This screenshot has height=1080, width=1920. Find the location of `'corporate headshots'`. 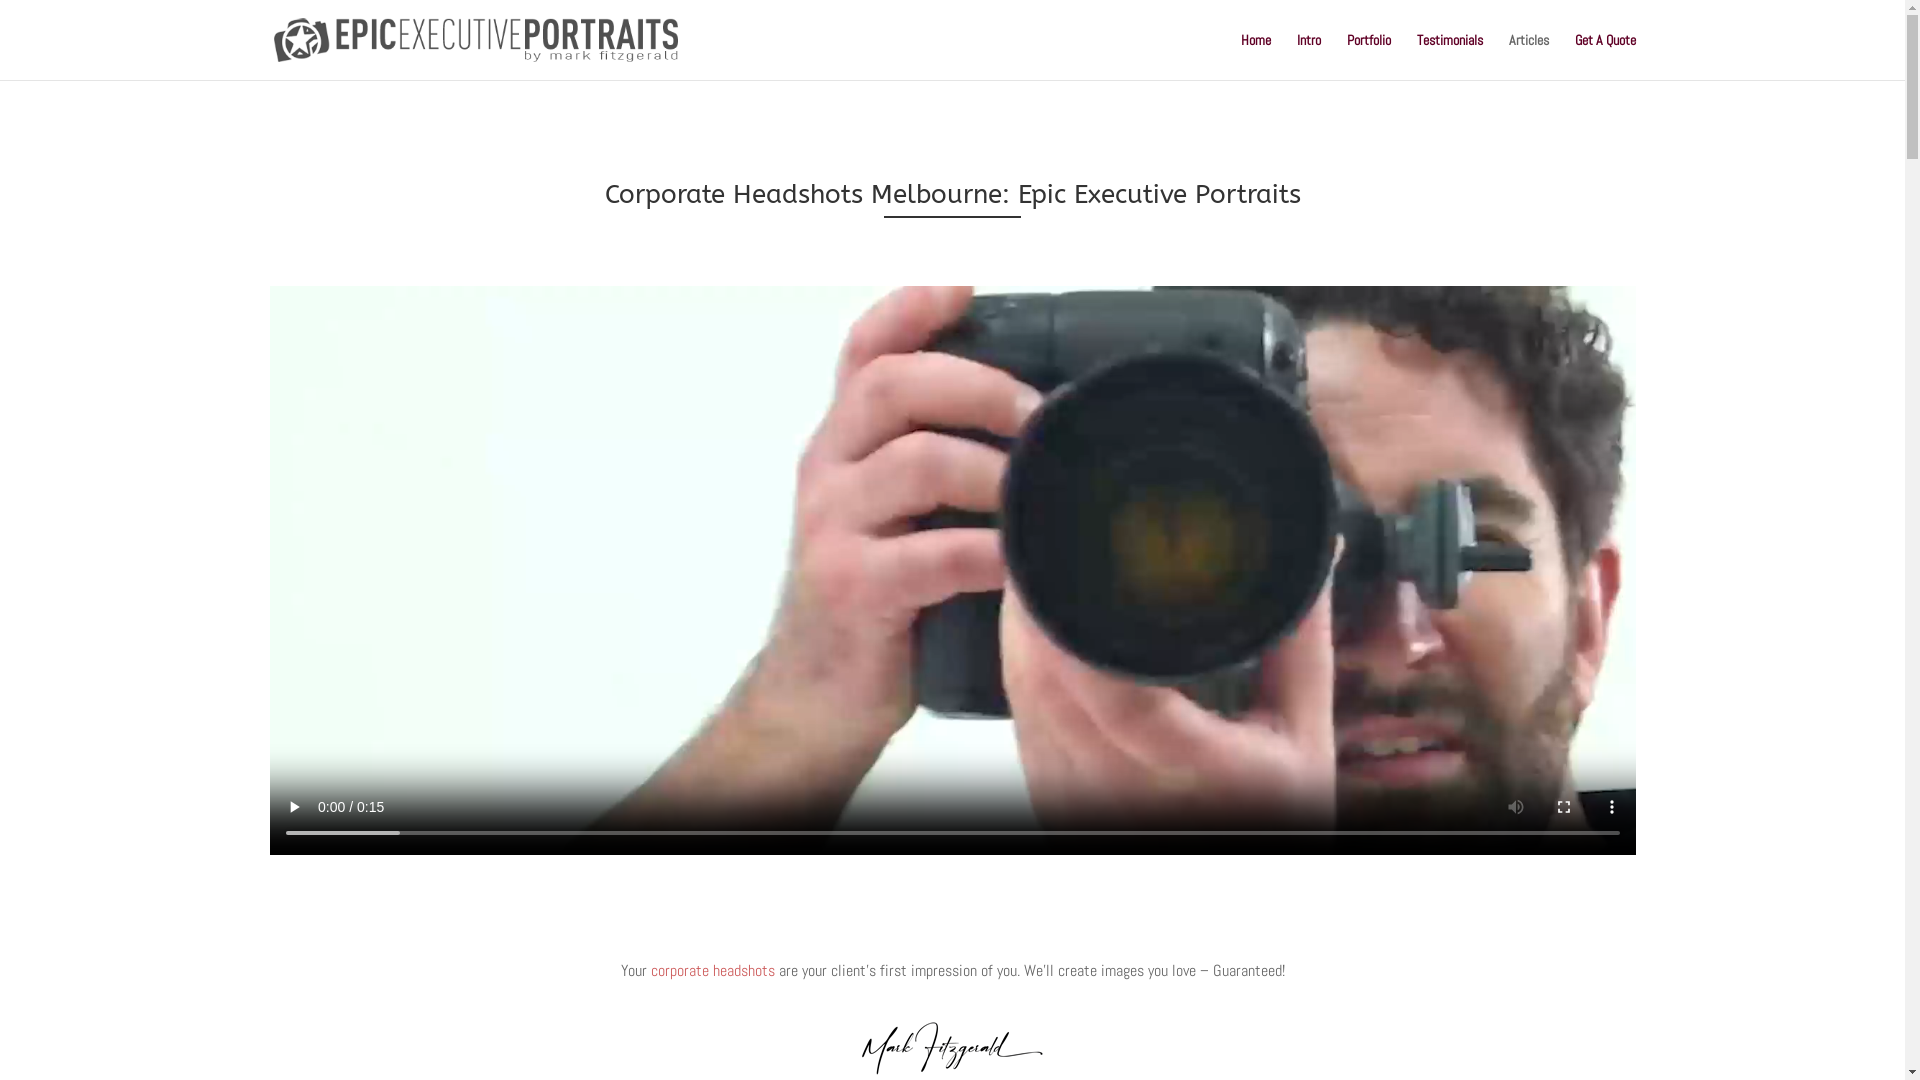

'corporate headshots' is located at coordinates (711, 969).